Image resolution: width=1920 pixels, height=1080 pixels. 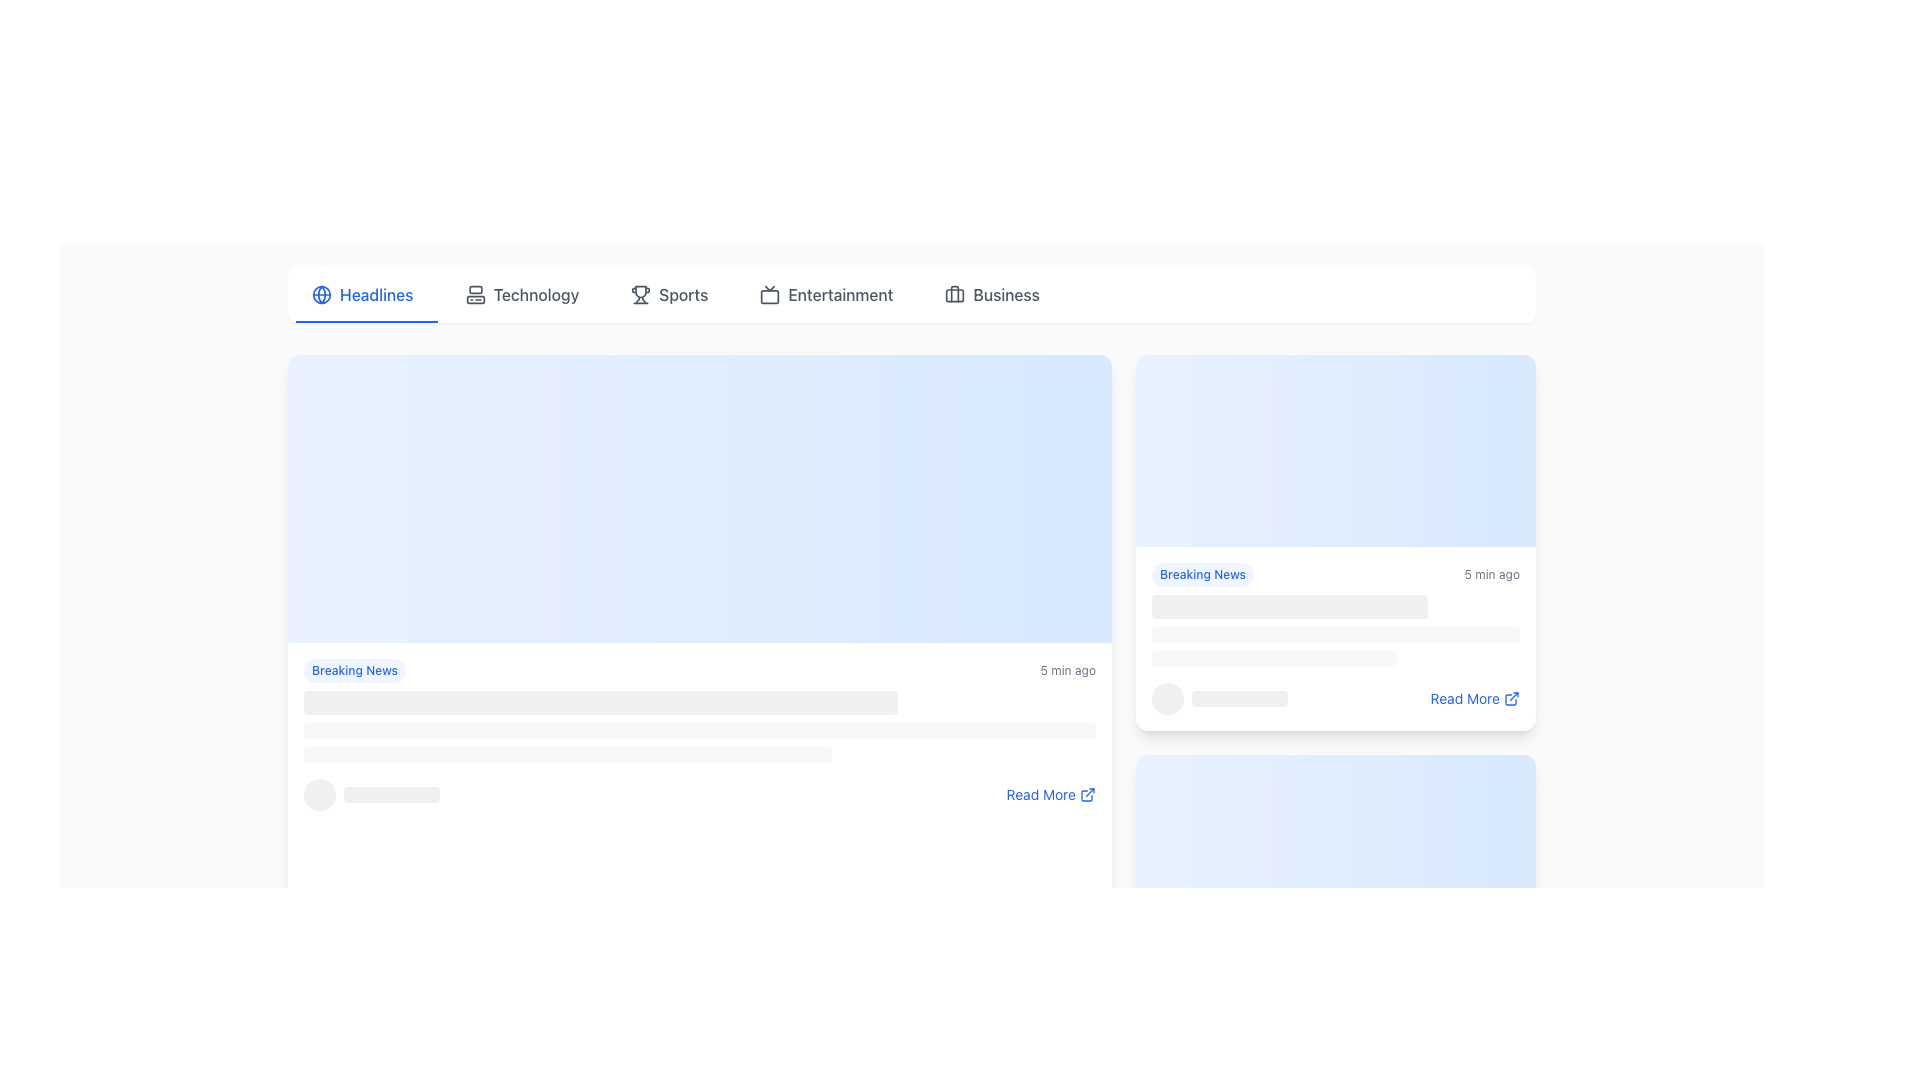 What do you see at coordinates (1006, 294) in the screenshot?
I see `the text label for business news located to the right of 'Technology' and 'Sports' in the navigation bar` at bounding box center [1006, 294].